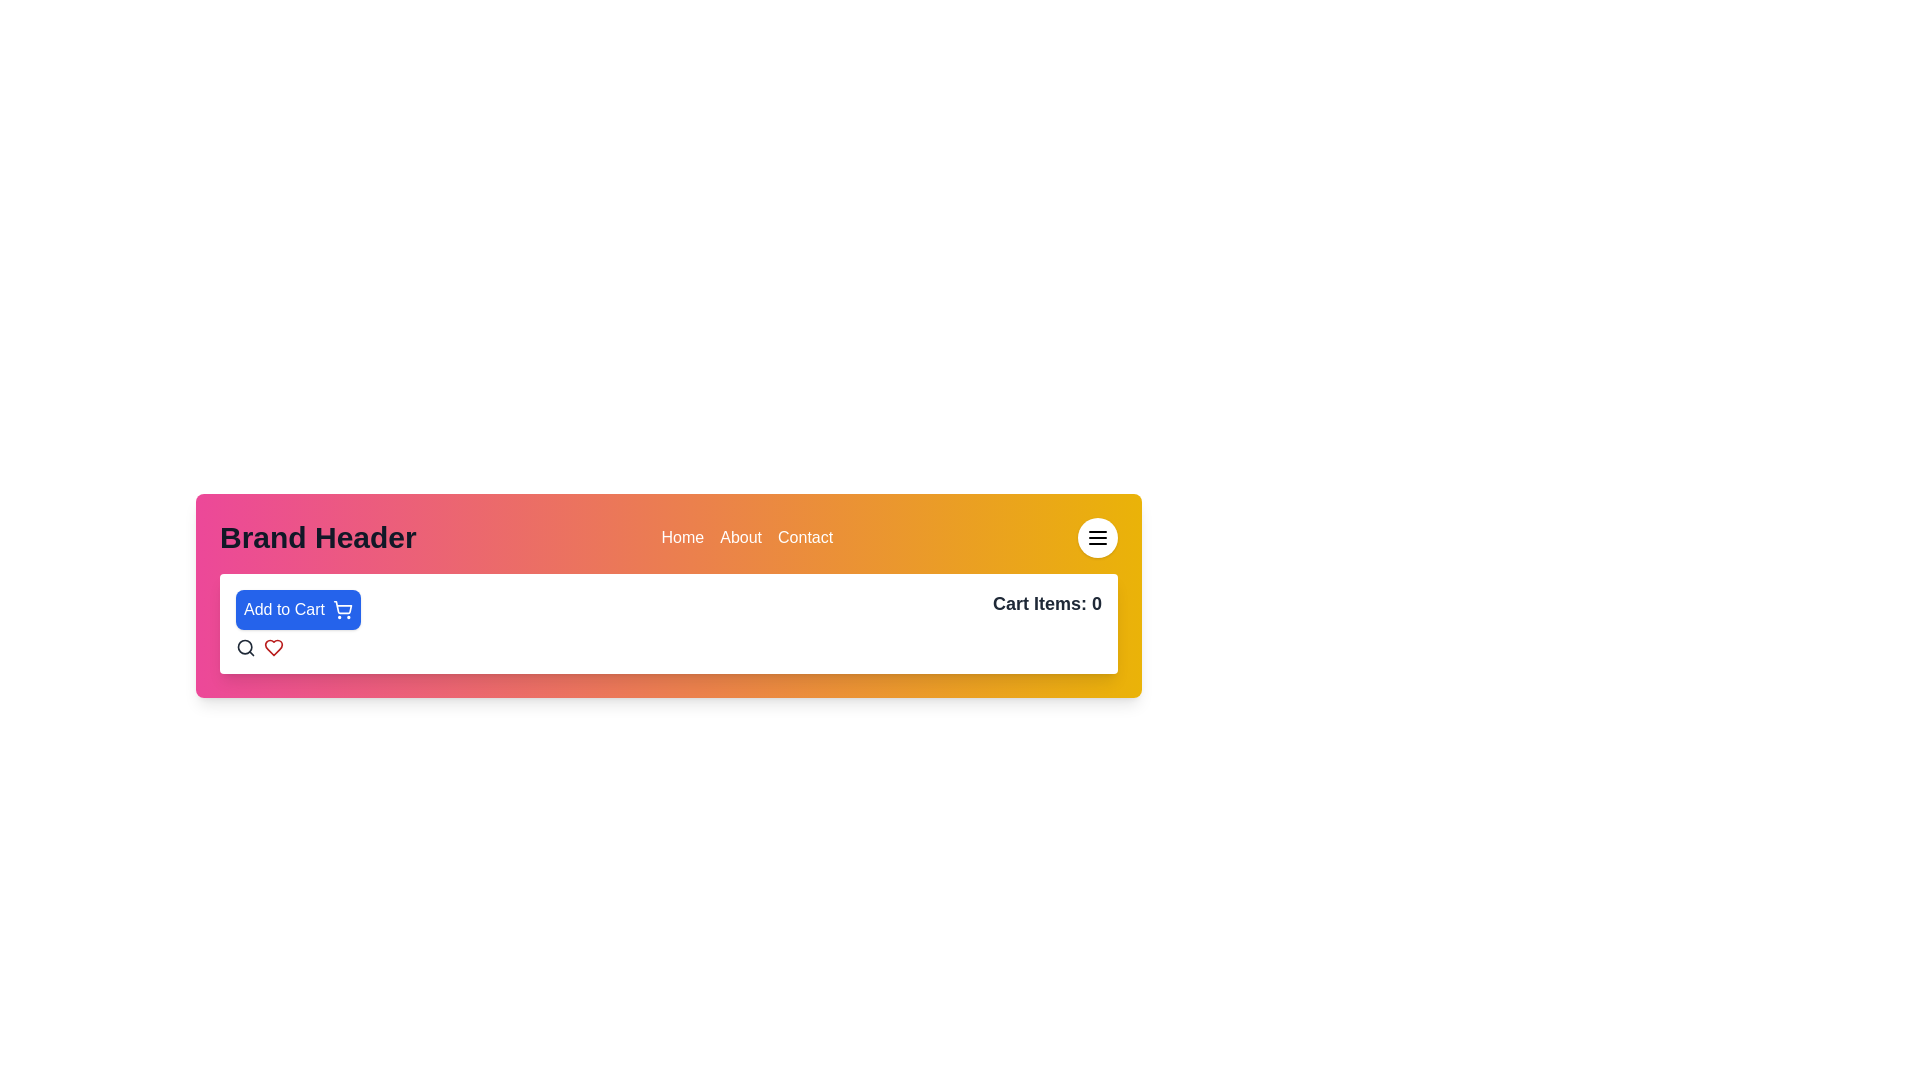 This screenshot has width=1920, height=1080. Describe the element at coordinates (740, 536) in the screenshot. I see `the 'About' text-based navigation menu item in the top-right menu bar` at that location.